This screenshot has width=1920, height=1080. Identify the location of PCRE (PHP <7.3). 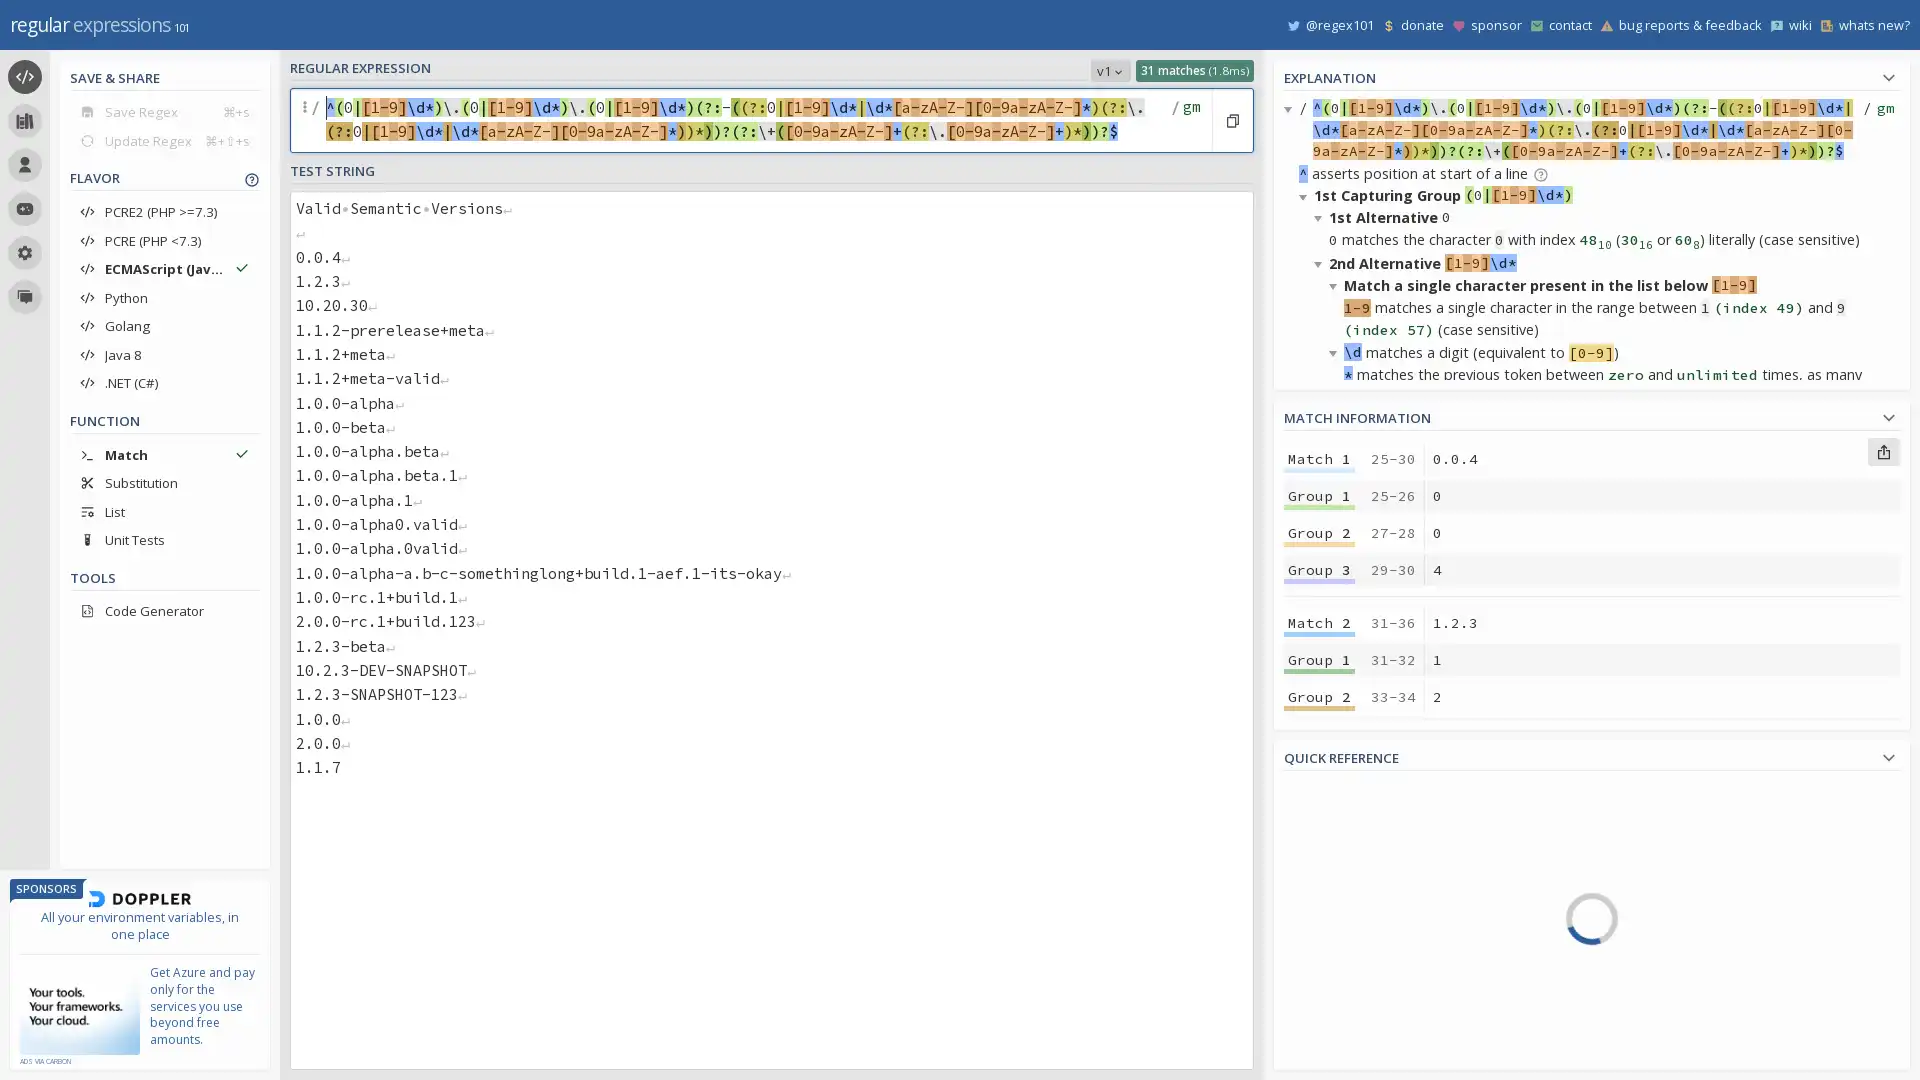
(164, 239).